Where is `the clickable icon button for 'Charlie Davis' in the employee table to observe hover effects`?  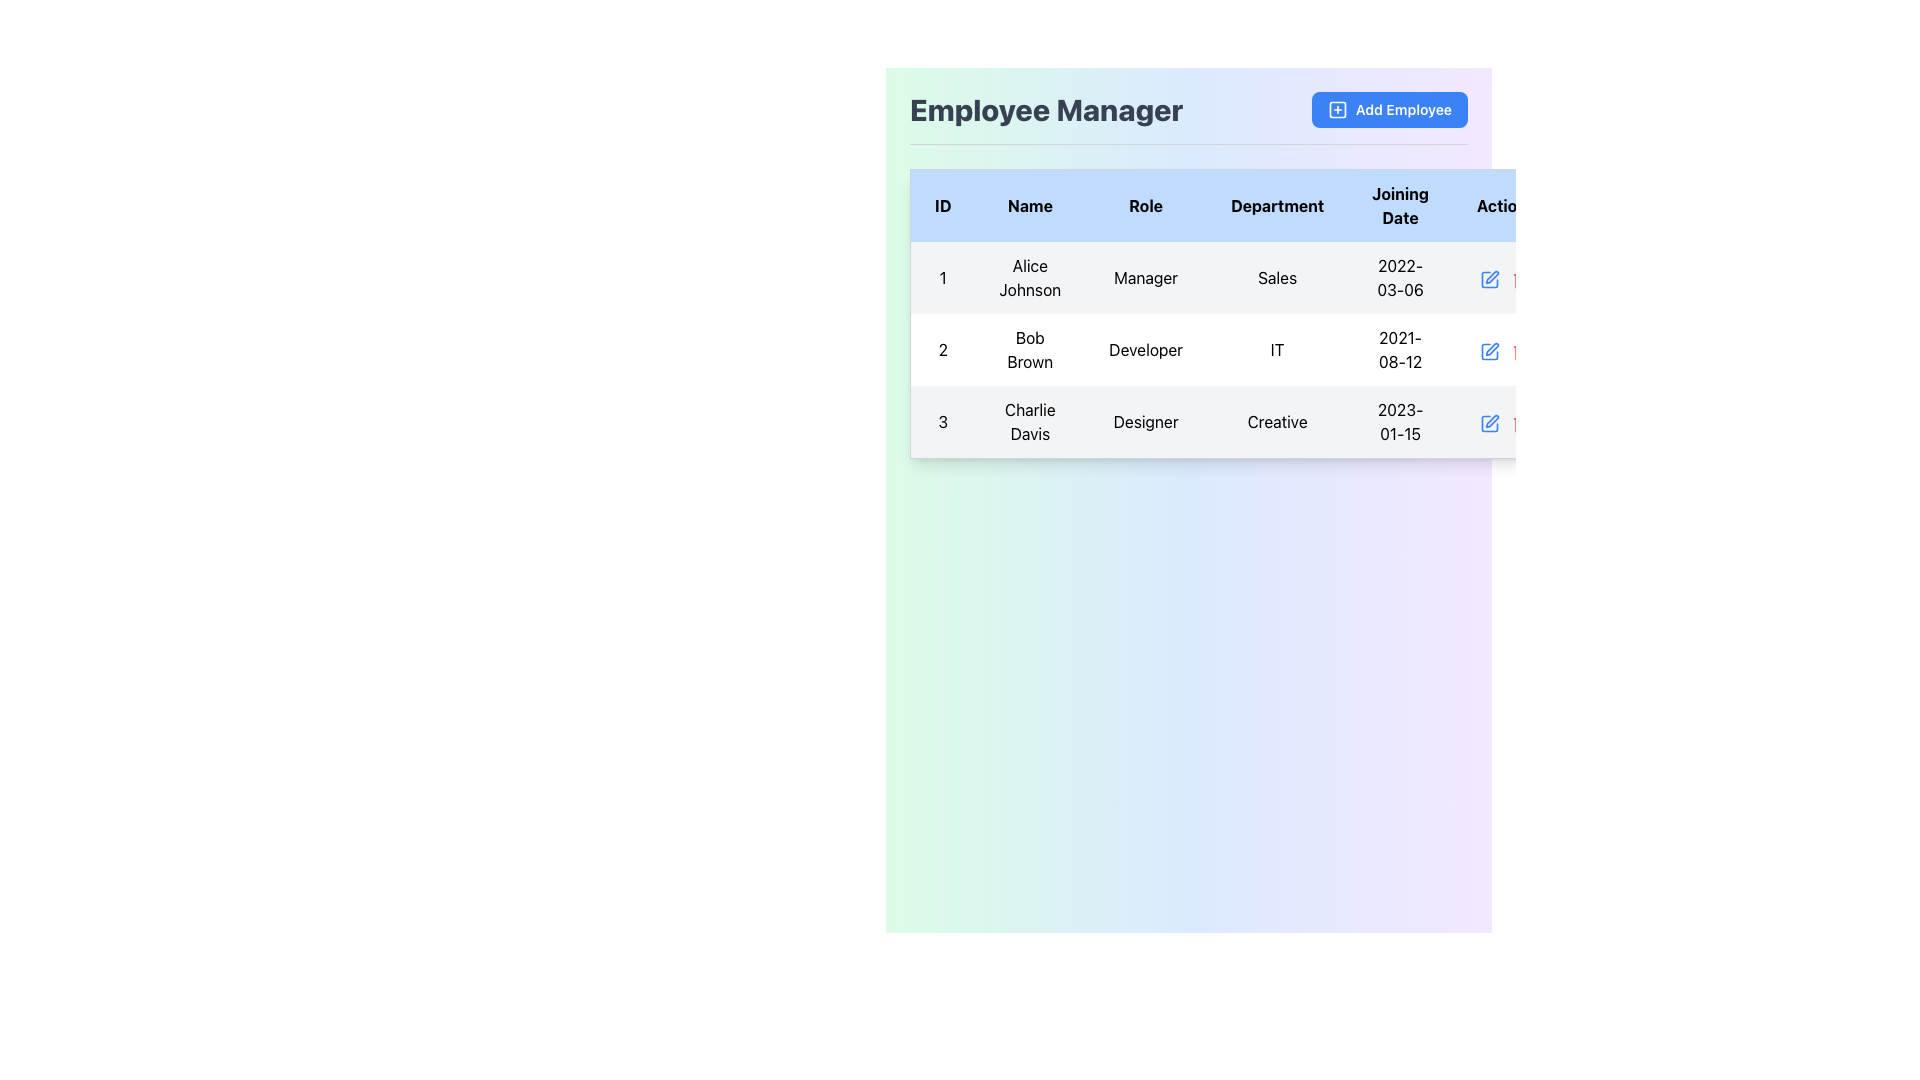
the clickable icon button for 'Charlie Davis' in the employee table to observe hover effects is located at coordinates (1490, 420).